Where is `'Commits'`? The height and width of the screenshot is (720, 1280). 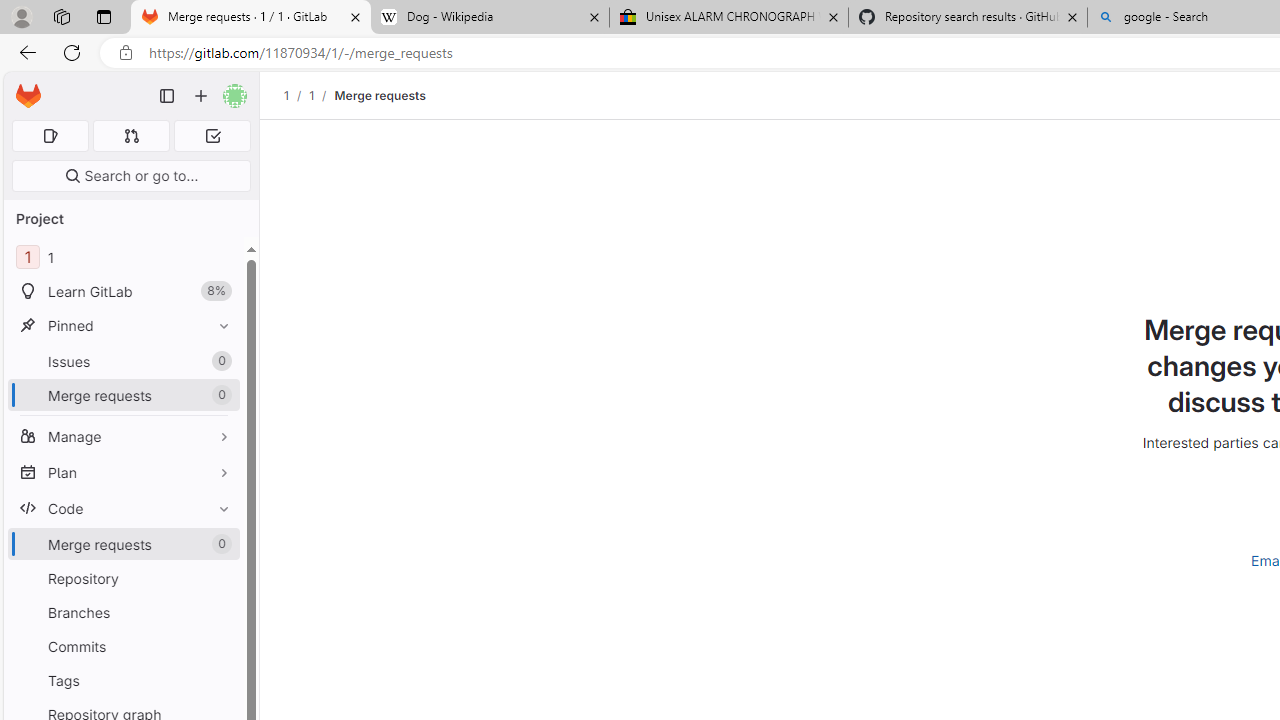 'Commits' is located at coordinates (123, 646).